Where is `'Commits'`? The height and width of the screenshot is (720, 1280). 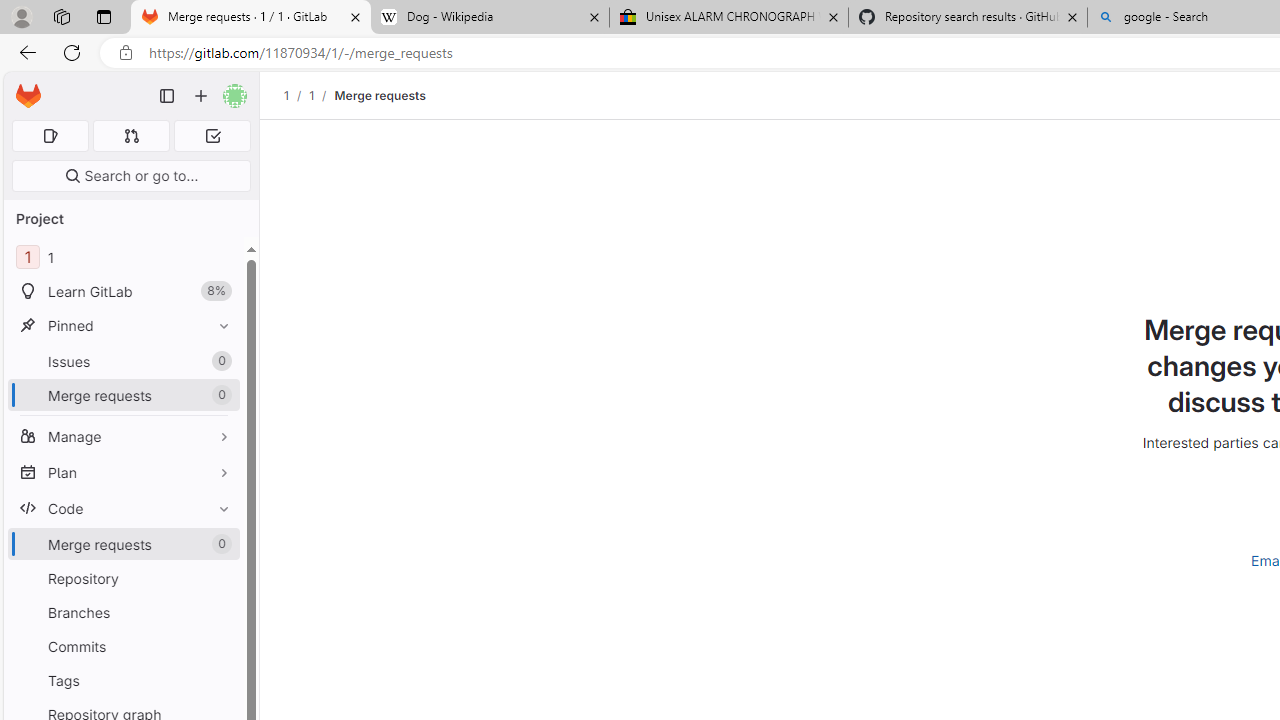 'Commits' is located at coordinates (123, 646).